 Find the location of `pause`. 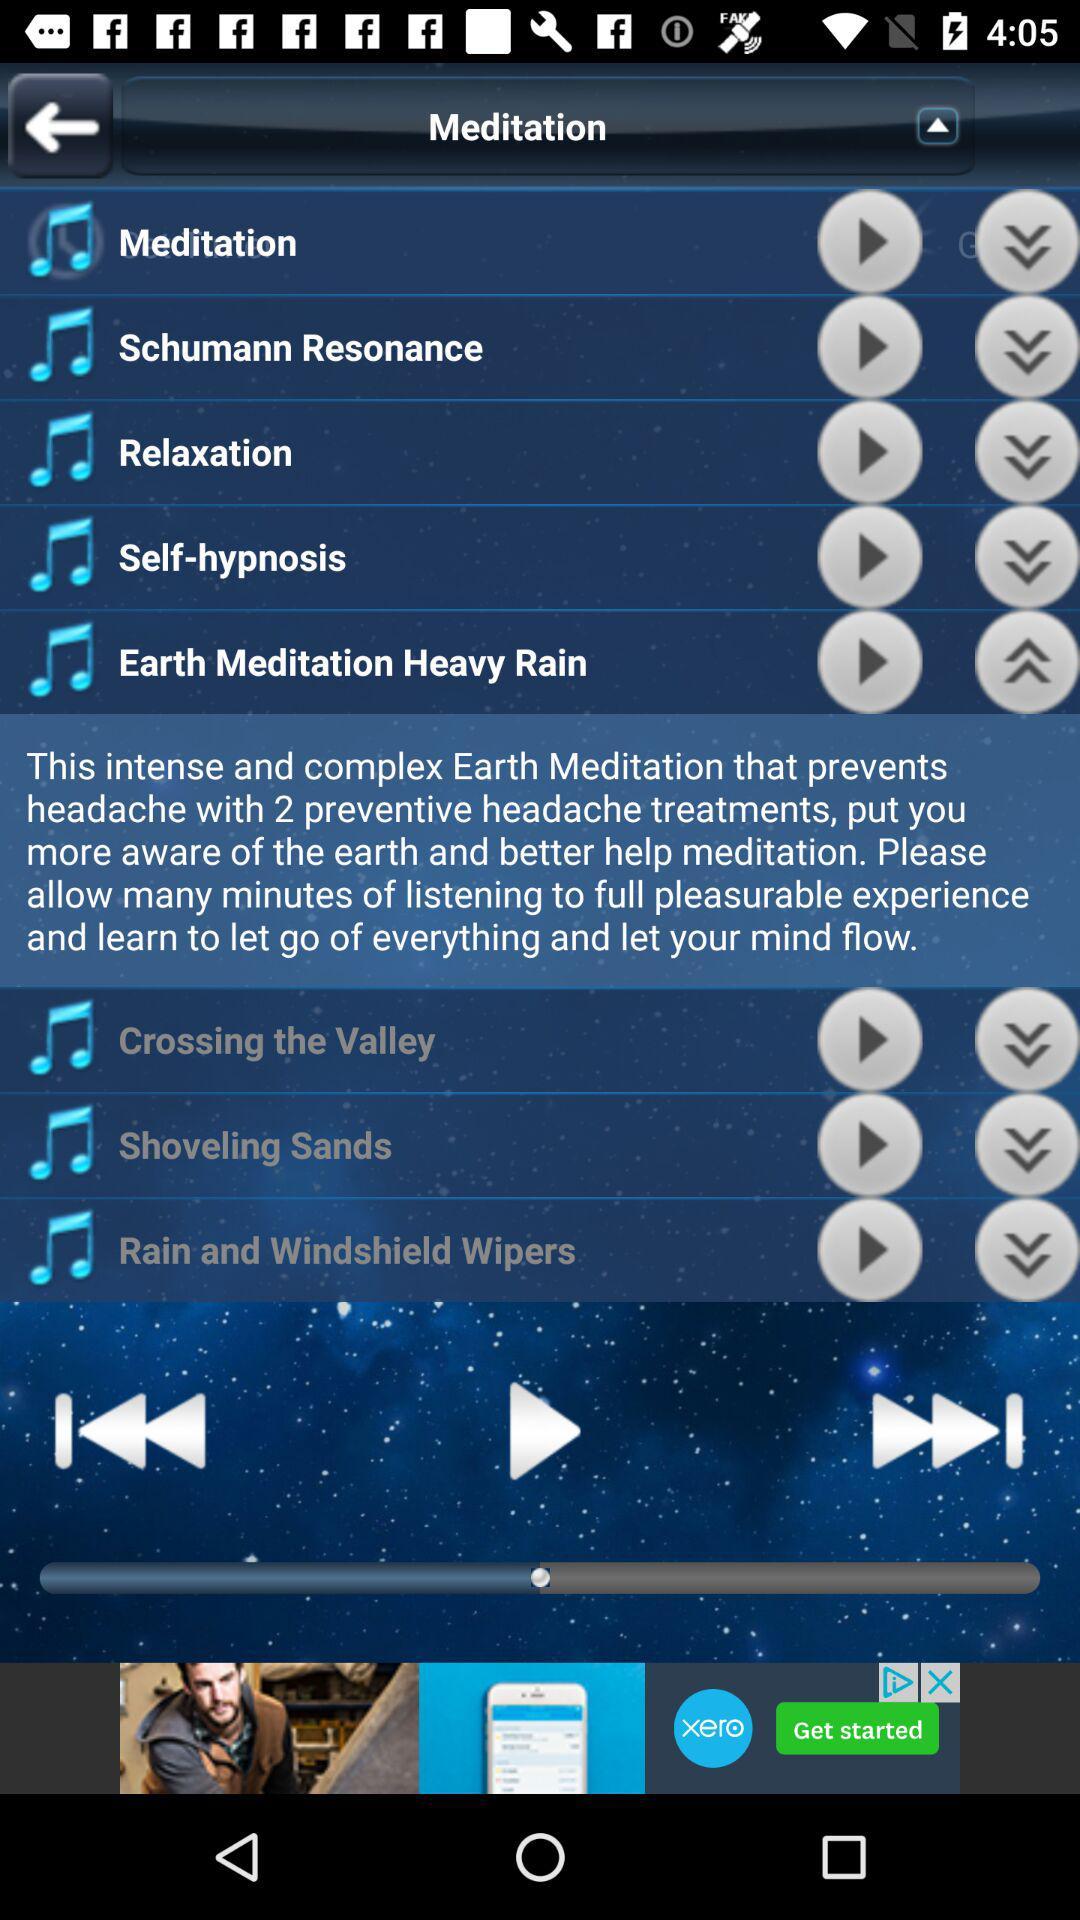

pause is located at coordinates (540, 1429).